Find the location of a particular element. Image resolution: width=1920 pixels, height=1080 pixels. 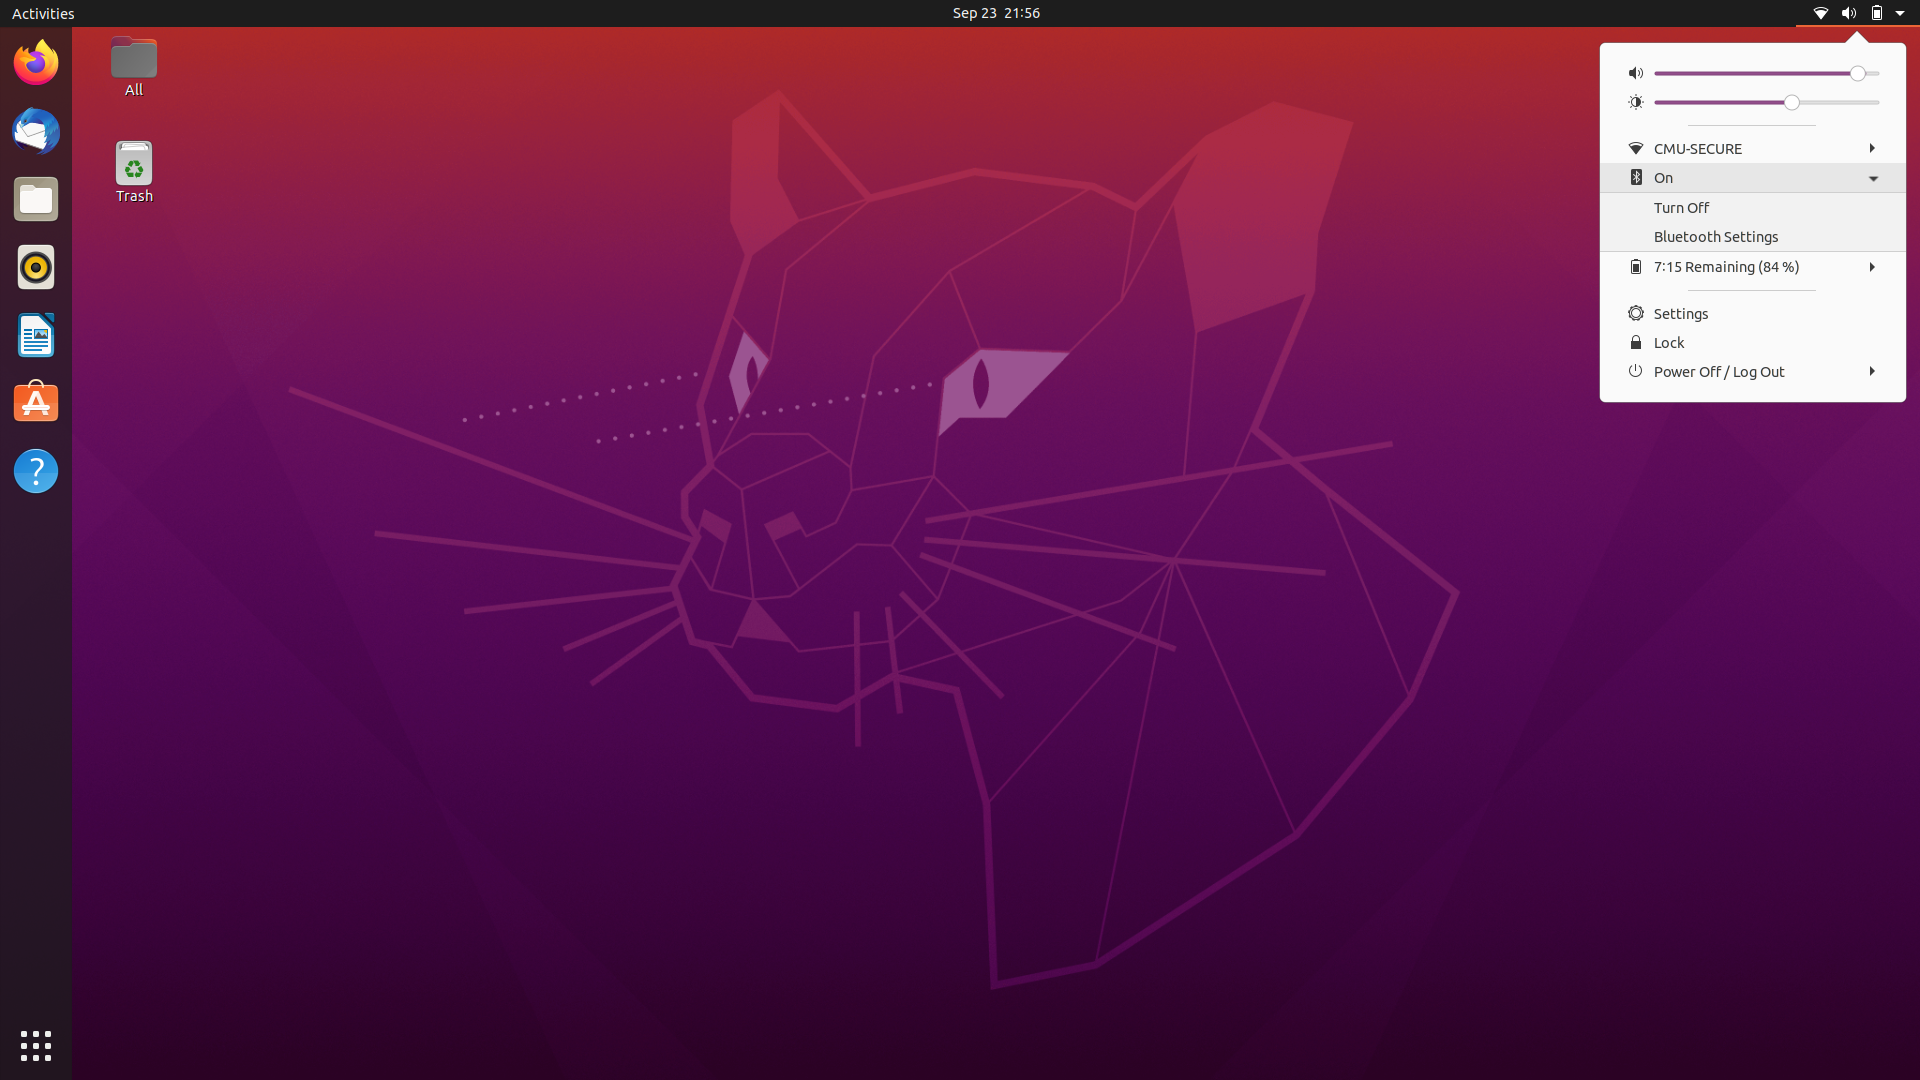

Help app is located at coordinates (37, 472).